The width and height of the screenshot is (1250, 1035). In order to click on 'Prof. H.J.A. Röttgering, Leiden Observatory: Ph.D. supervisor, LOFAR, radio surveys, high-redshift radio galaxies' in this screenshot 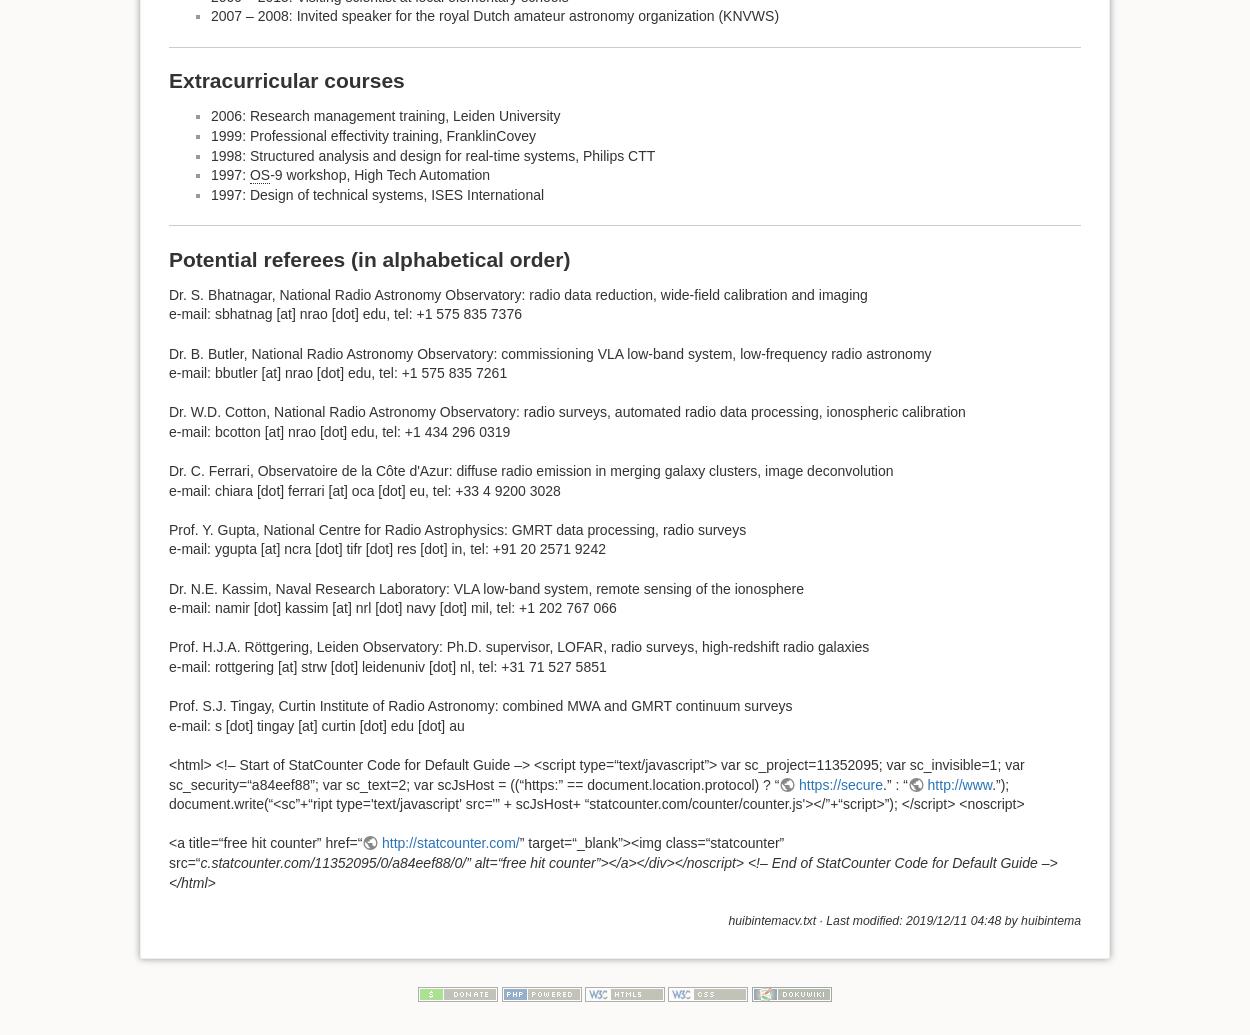, I will do `click(519, 645)`.